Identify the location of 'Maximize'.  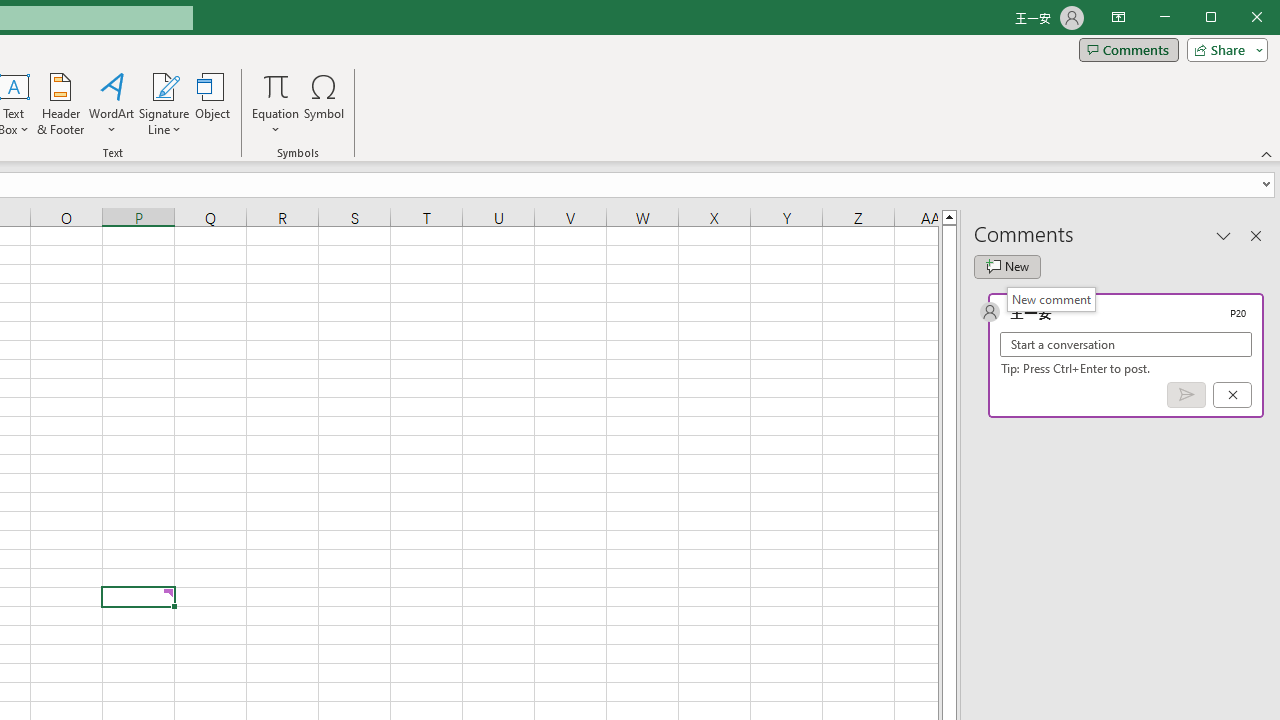
(1238, 19).